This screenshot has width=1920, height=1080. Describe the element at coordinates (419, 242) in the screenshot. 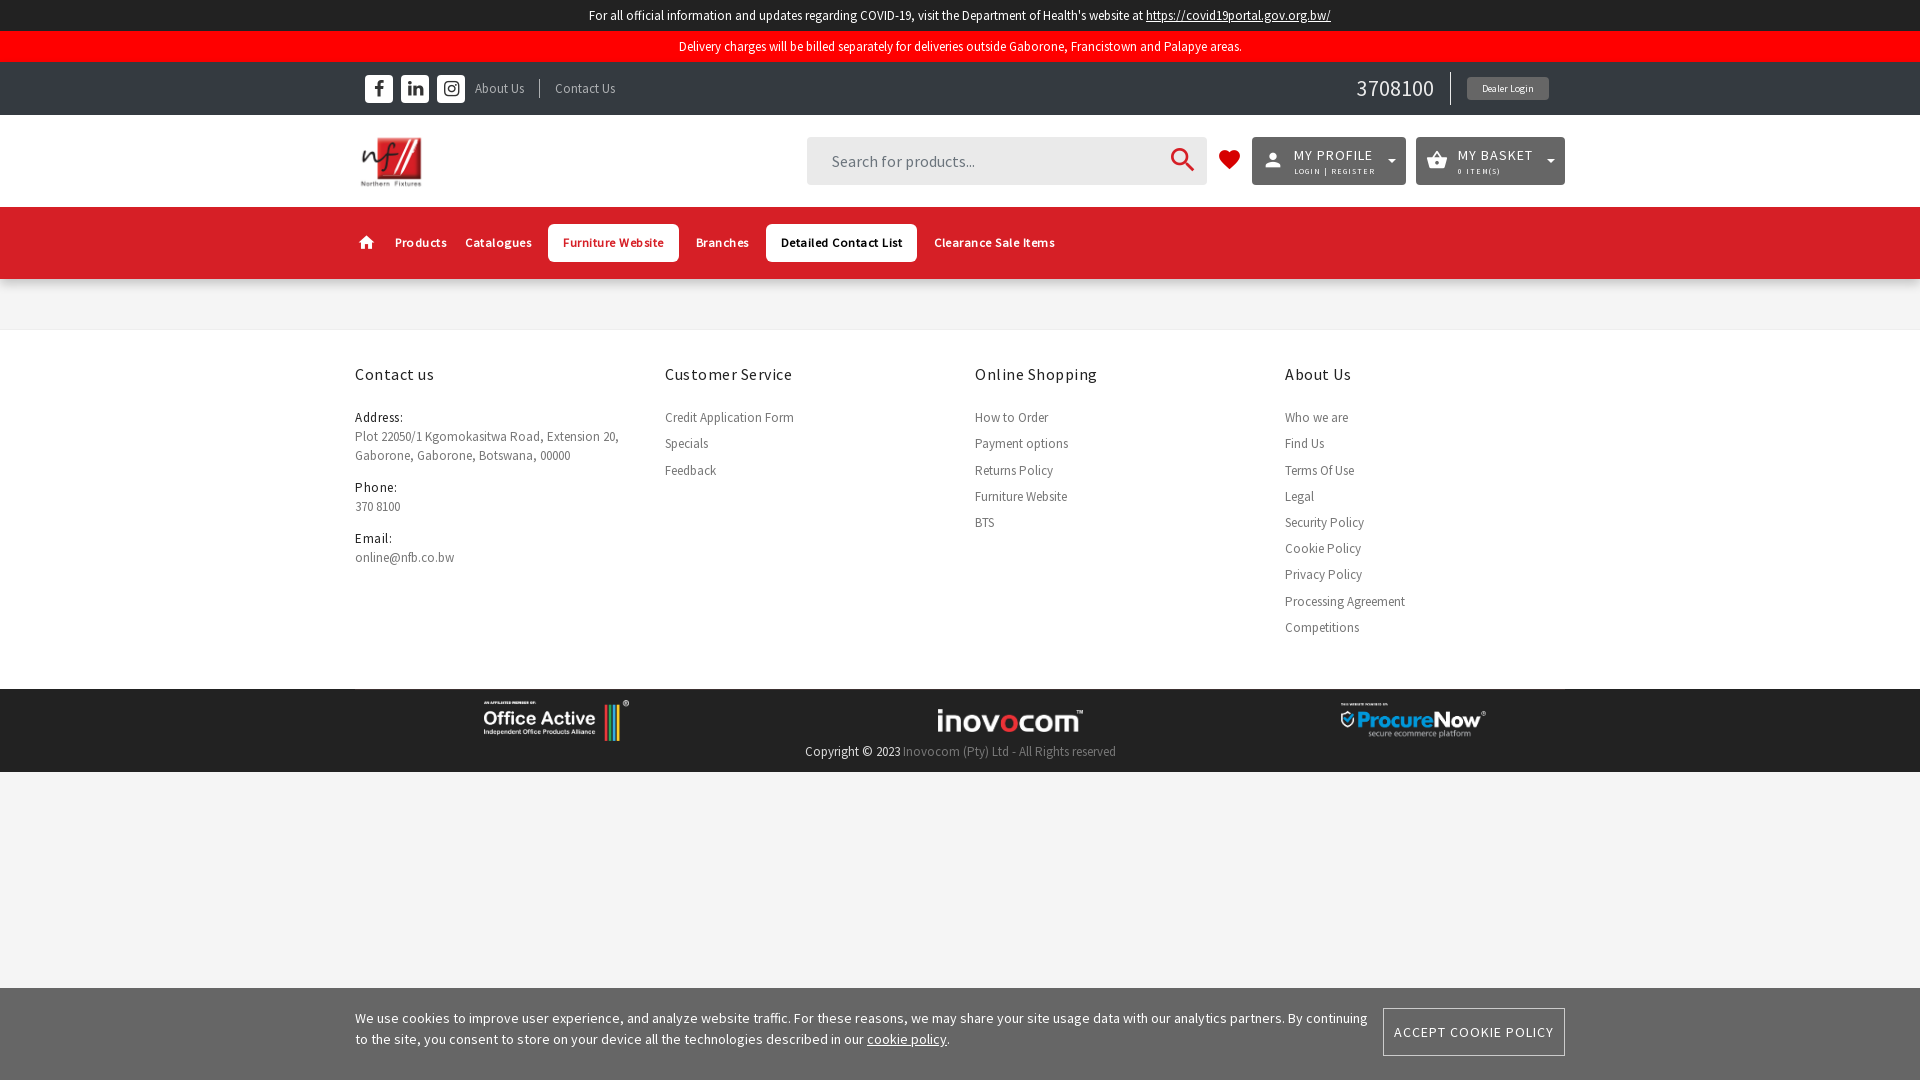

I see `'Products'` at that location.